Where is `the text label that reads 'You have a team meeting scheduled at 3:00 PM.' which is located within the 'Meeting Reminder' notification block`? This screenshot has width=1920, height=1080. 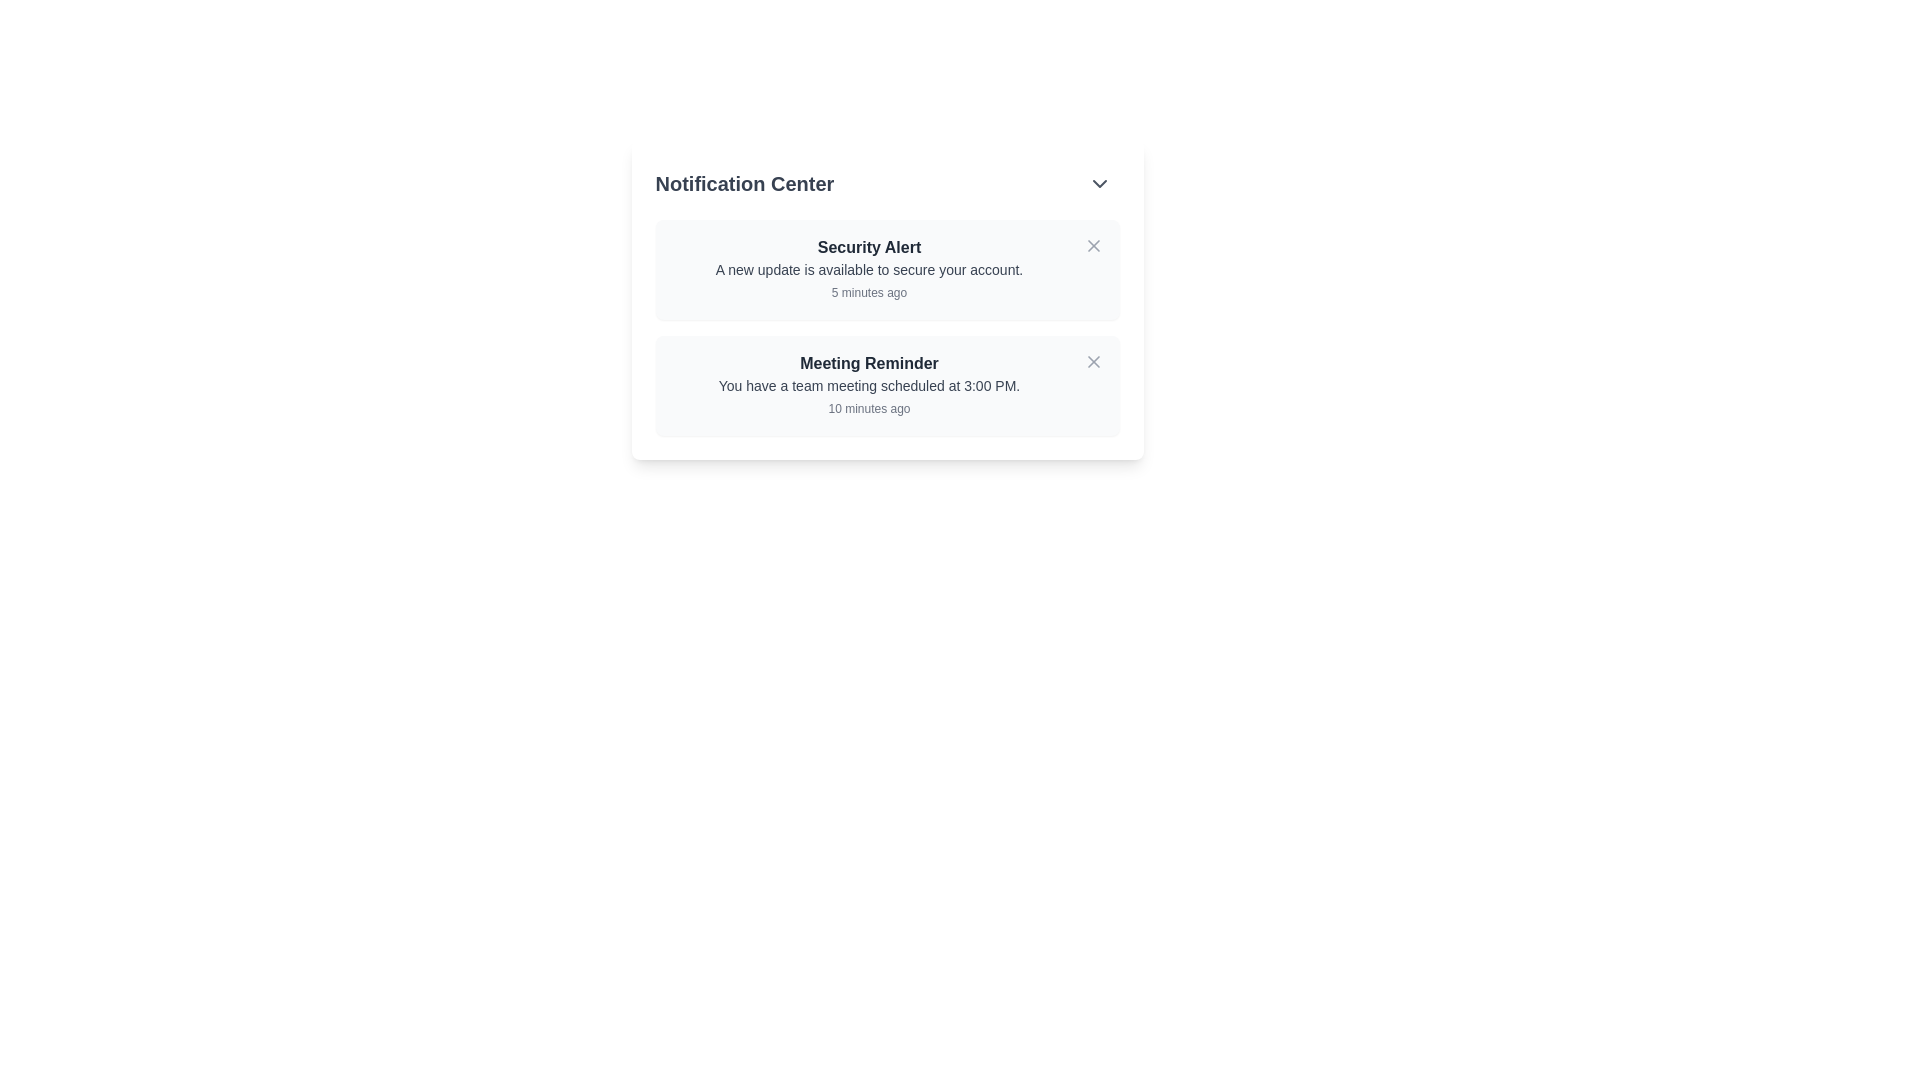 the text label that reads 'You have a team meeting scheduled at 3:00 PM.' which is located within the 'Meeting Reminder' notification block is located at coordinates (869, 385).